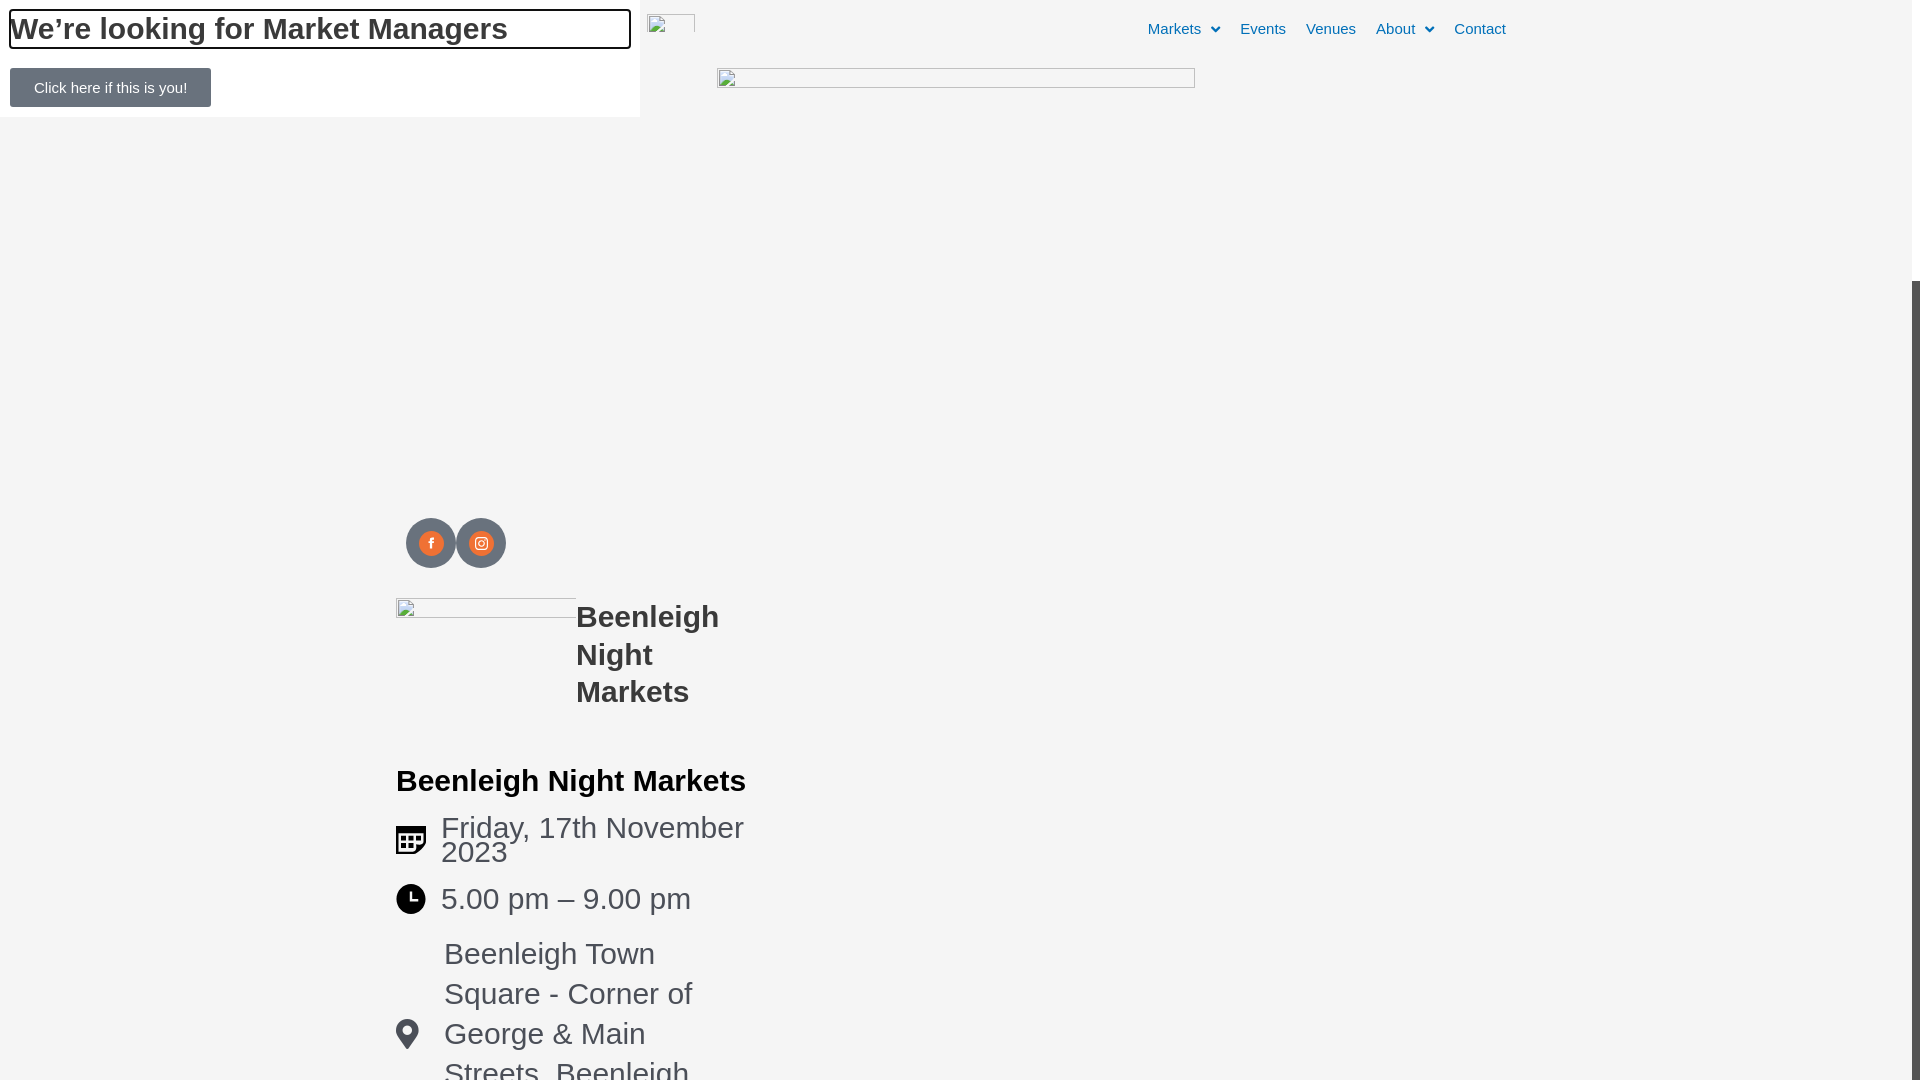  I want to click on 'About', so click(1404, 29).